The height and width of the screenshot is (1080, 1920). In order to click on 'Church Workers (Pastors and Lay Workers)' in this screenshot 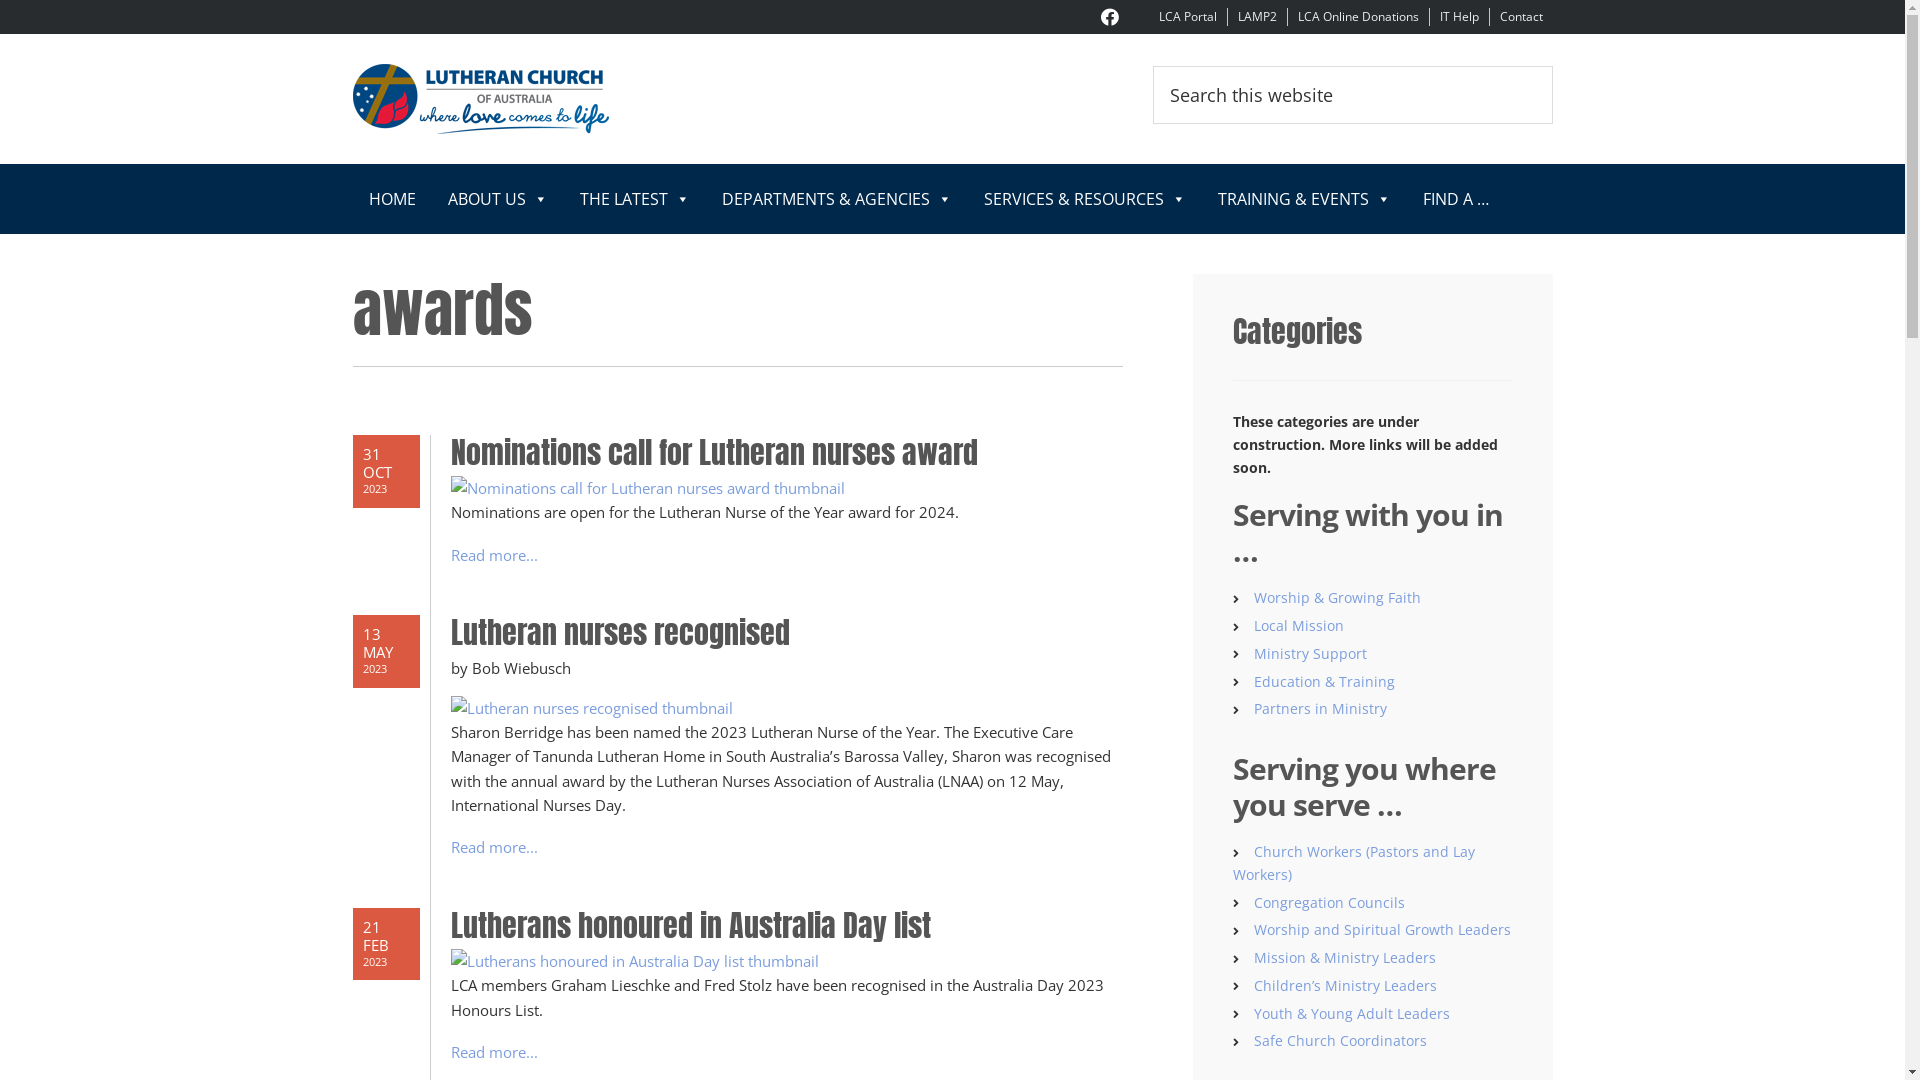, I will do `click(1231, 862)`.